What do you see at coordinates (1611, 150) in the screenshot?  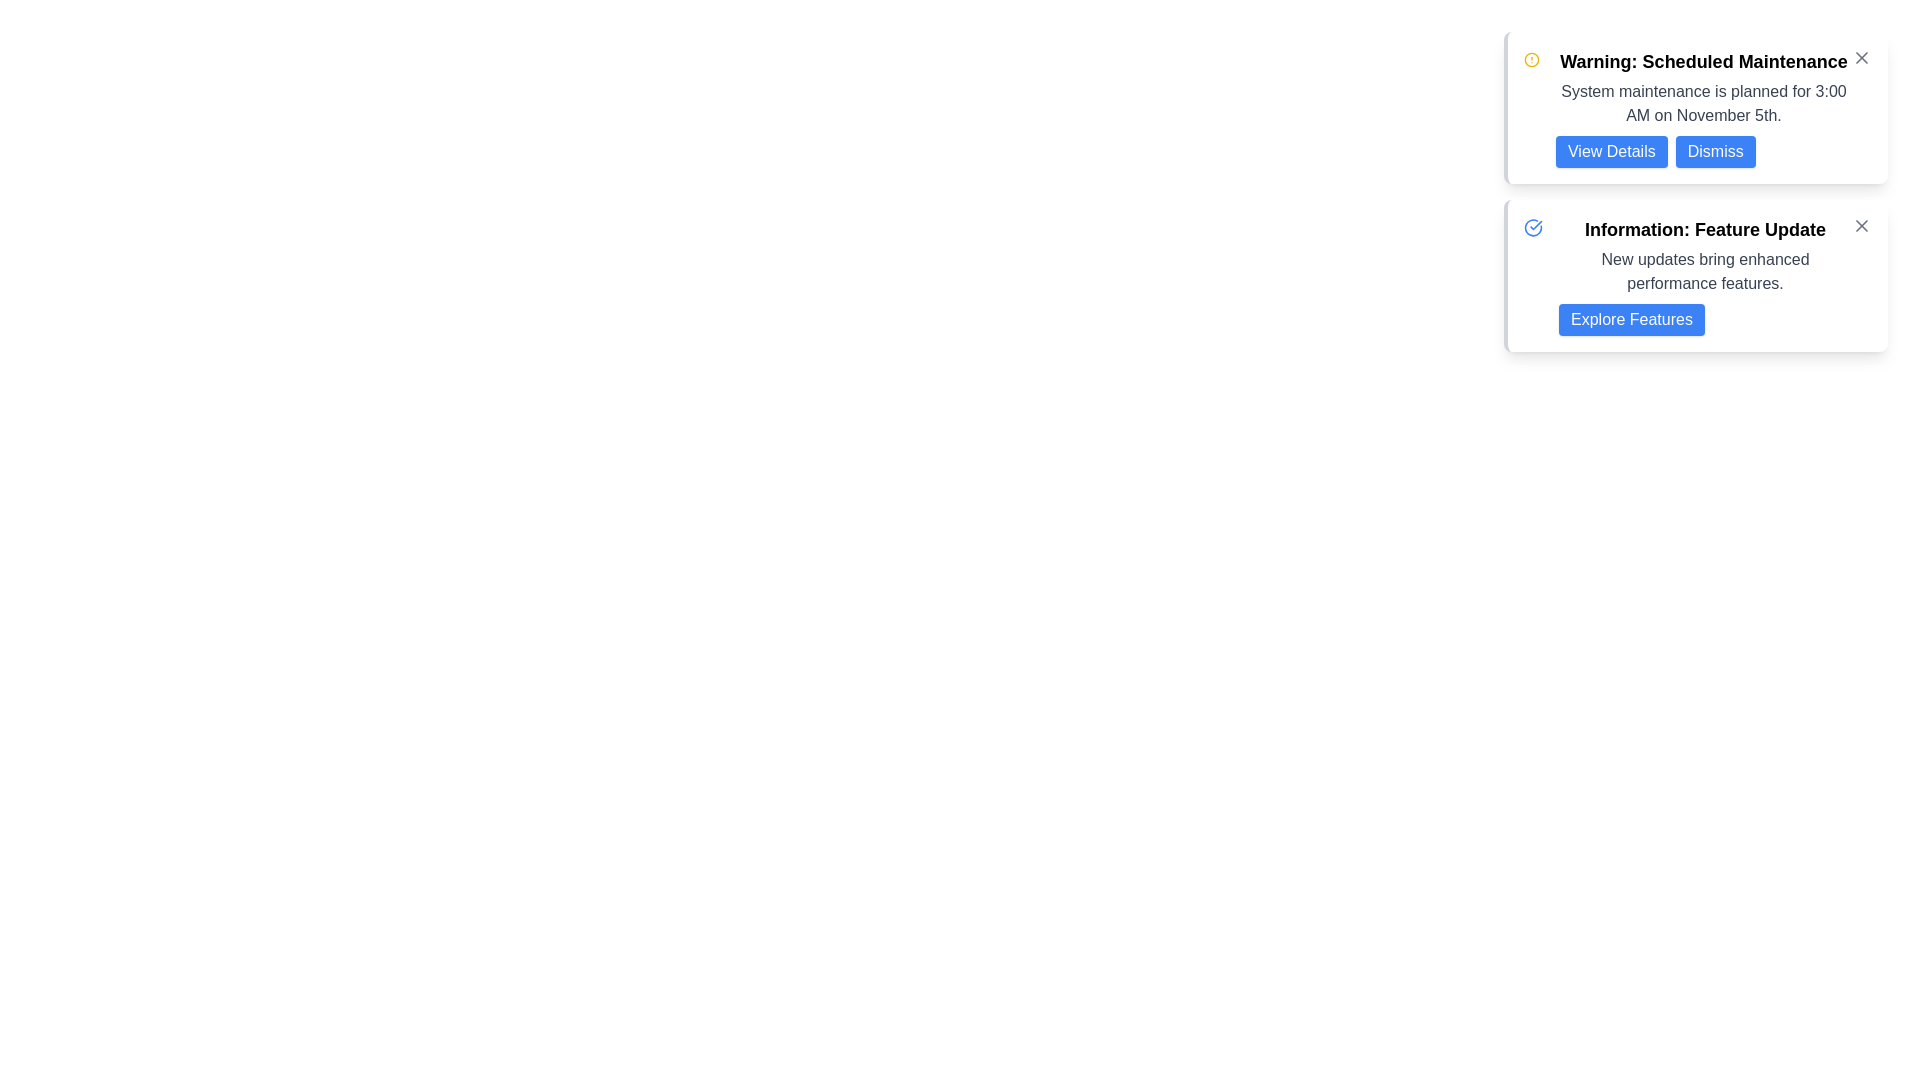 I see `the rectangular blue button with rounded corners and white text that reads 'View Details' to change its color` at bounding box center [1611, 150].